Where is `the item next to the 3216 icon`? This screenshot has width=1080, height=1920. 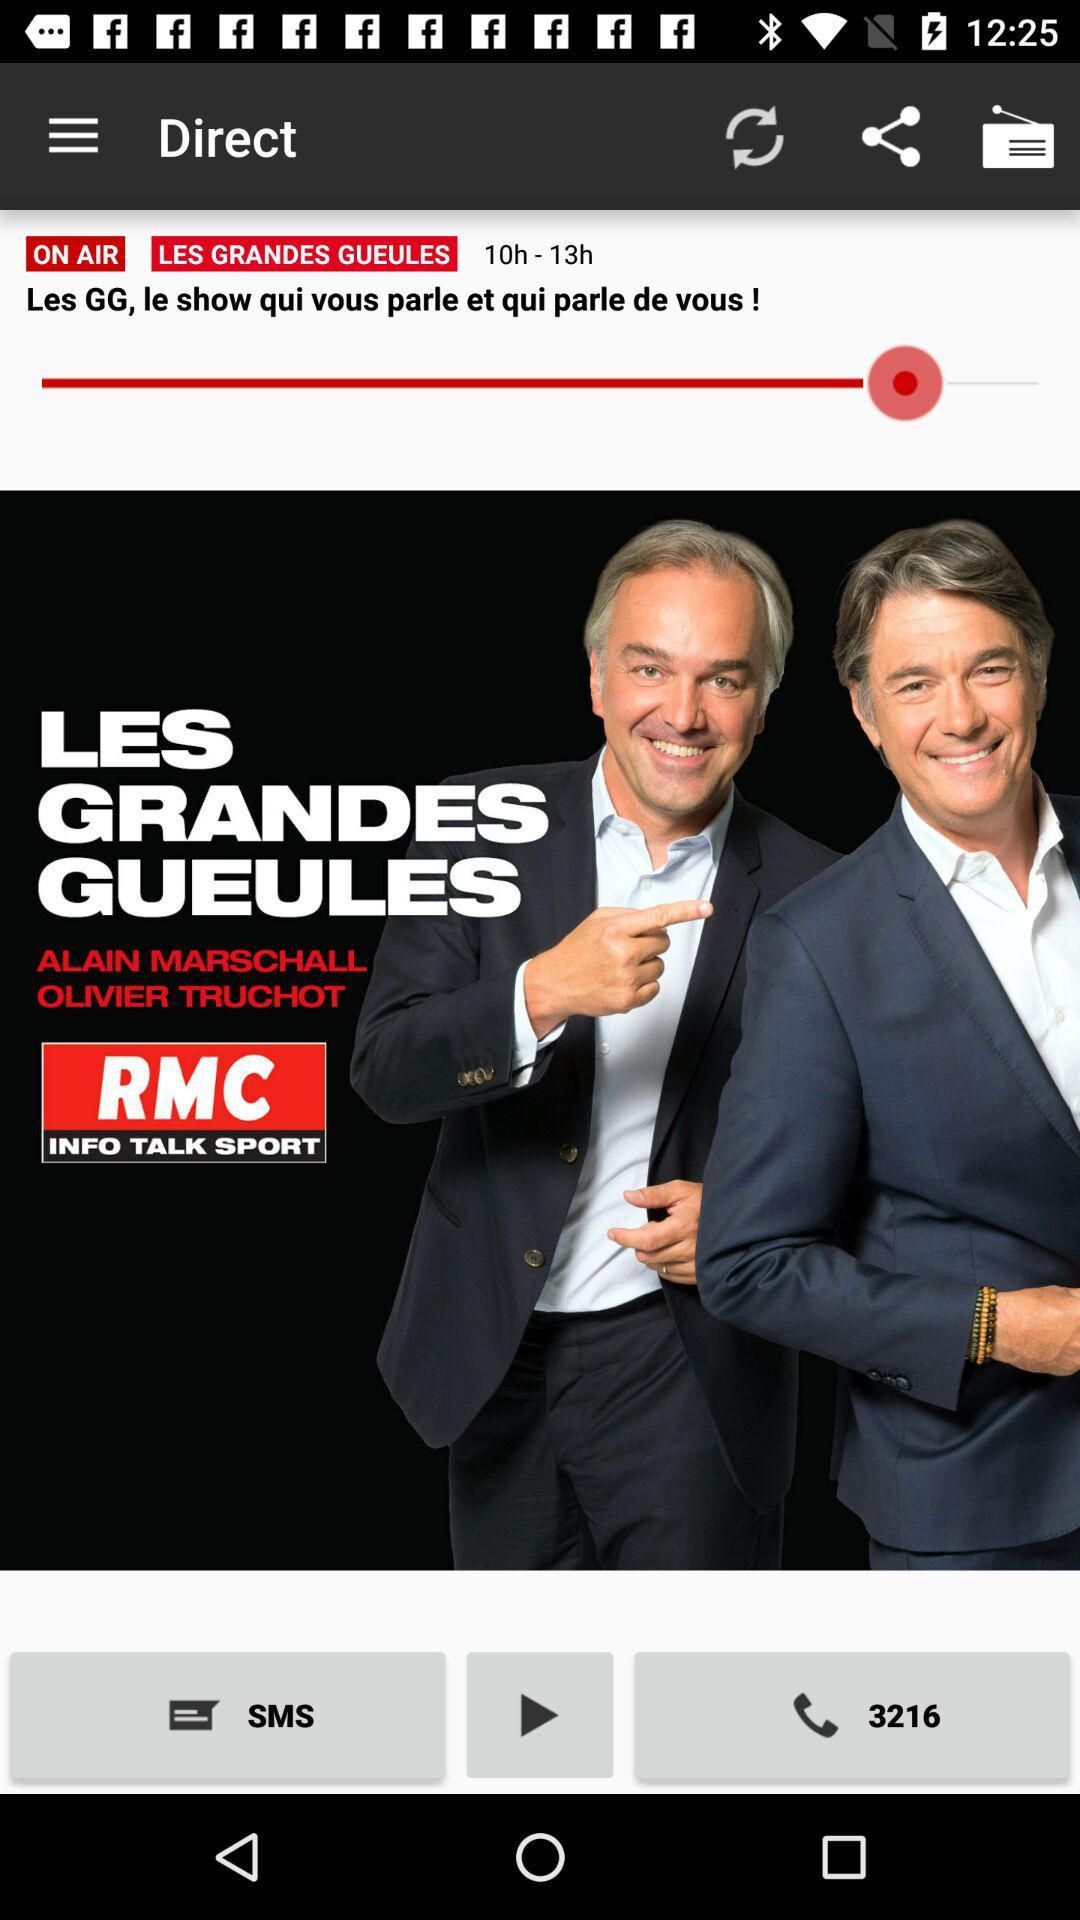 the item next to the 3216 icon is located at coordinates (540, 1714).